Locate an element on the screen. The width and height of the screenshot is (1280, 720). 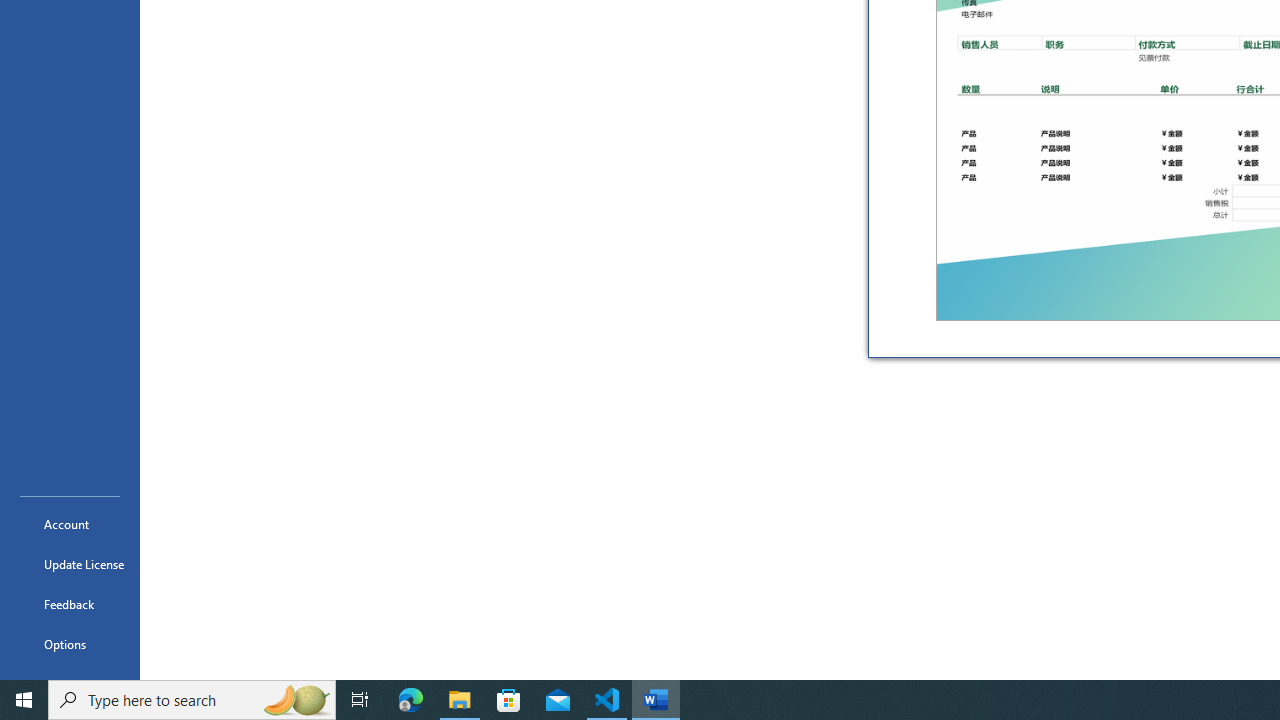
'Search highlights icon opens search home window' is located at coordinates (294, 698).